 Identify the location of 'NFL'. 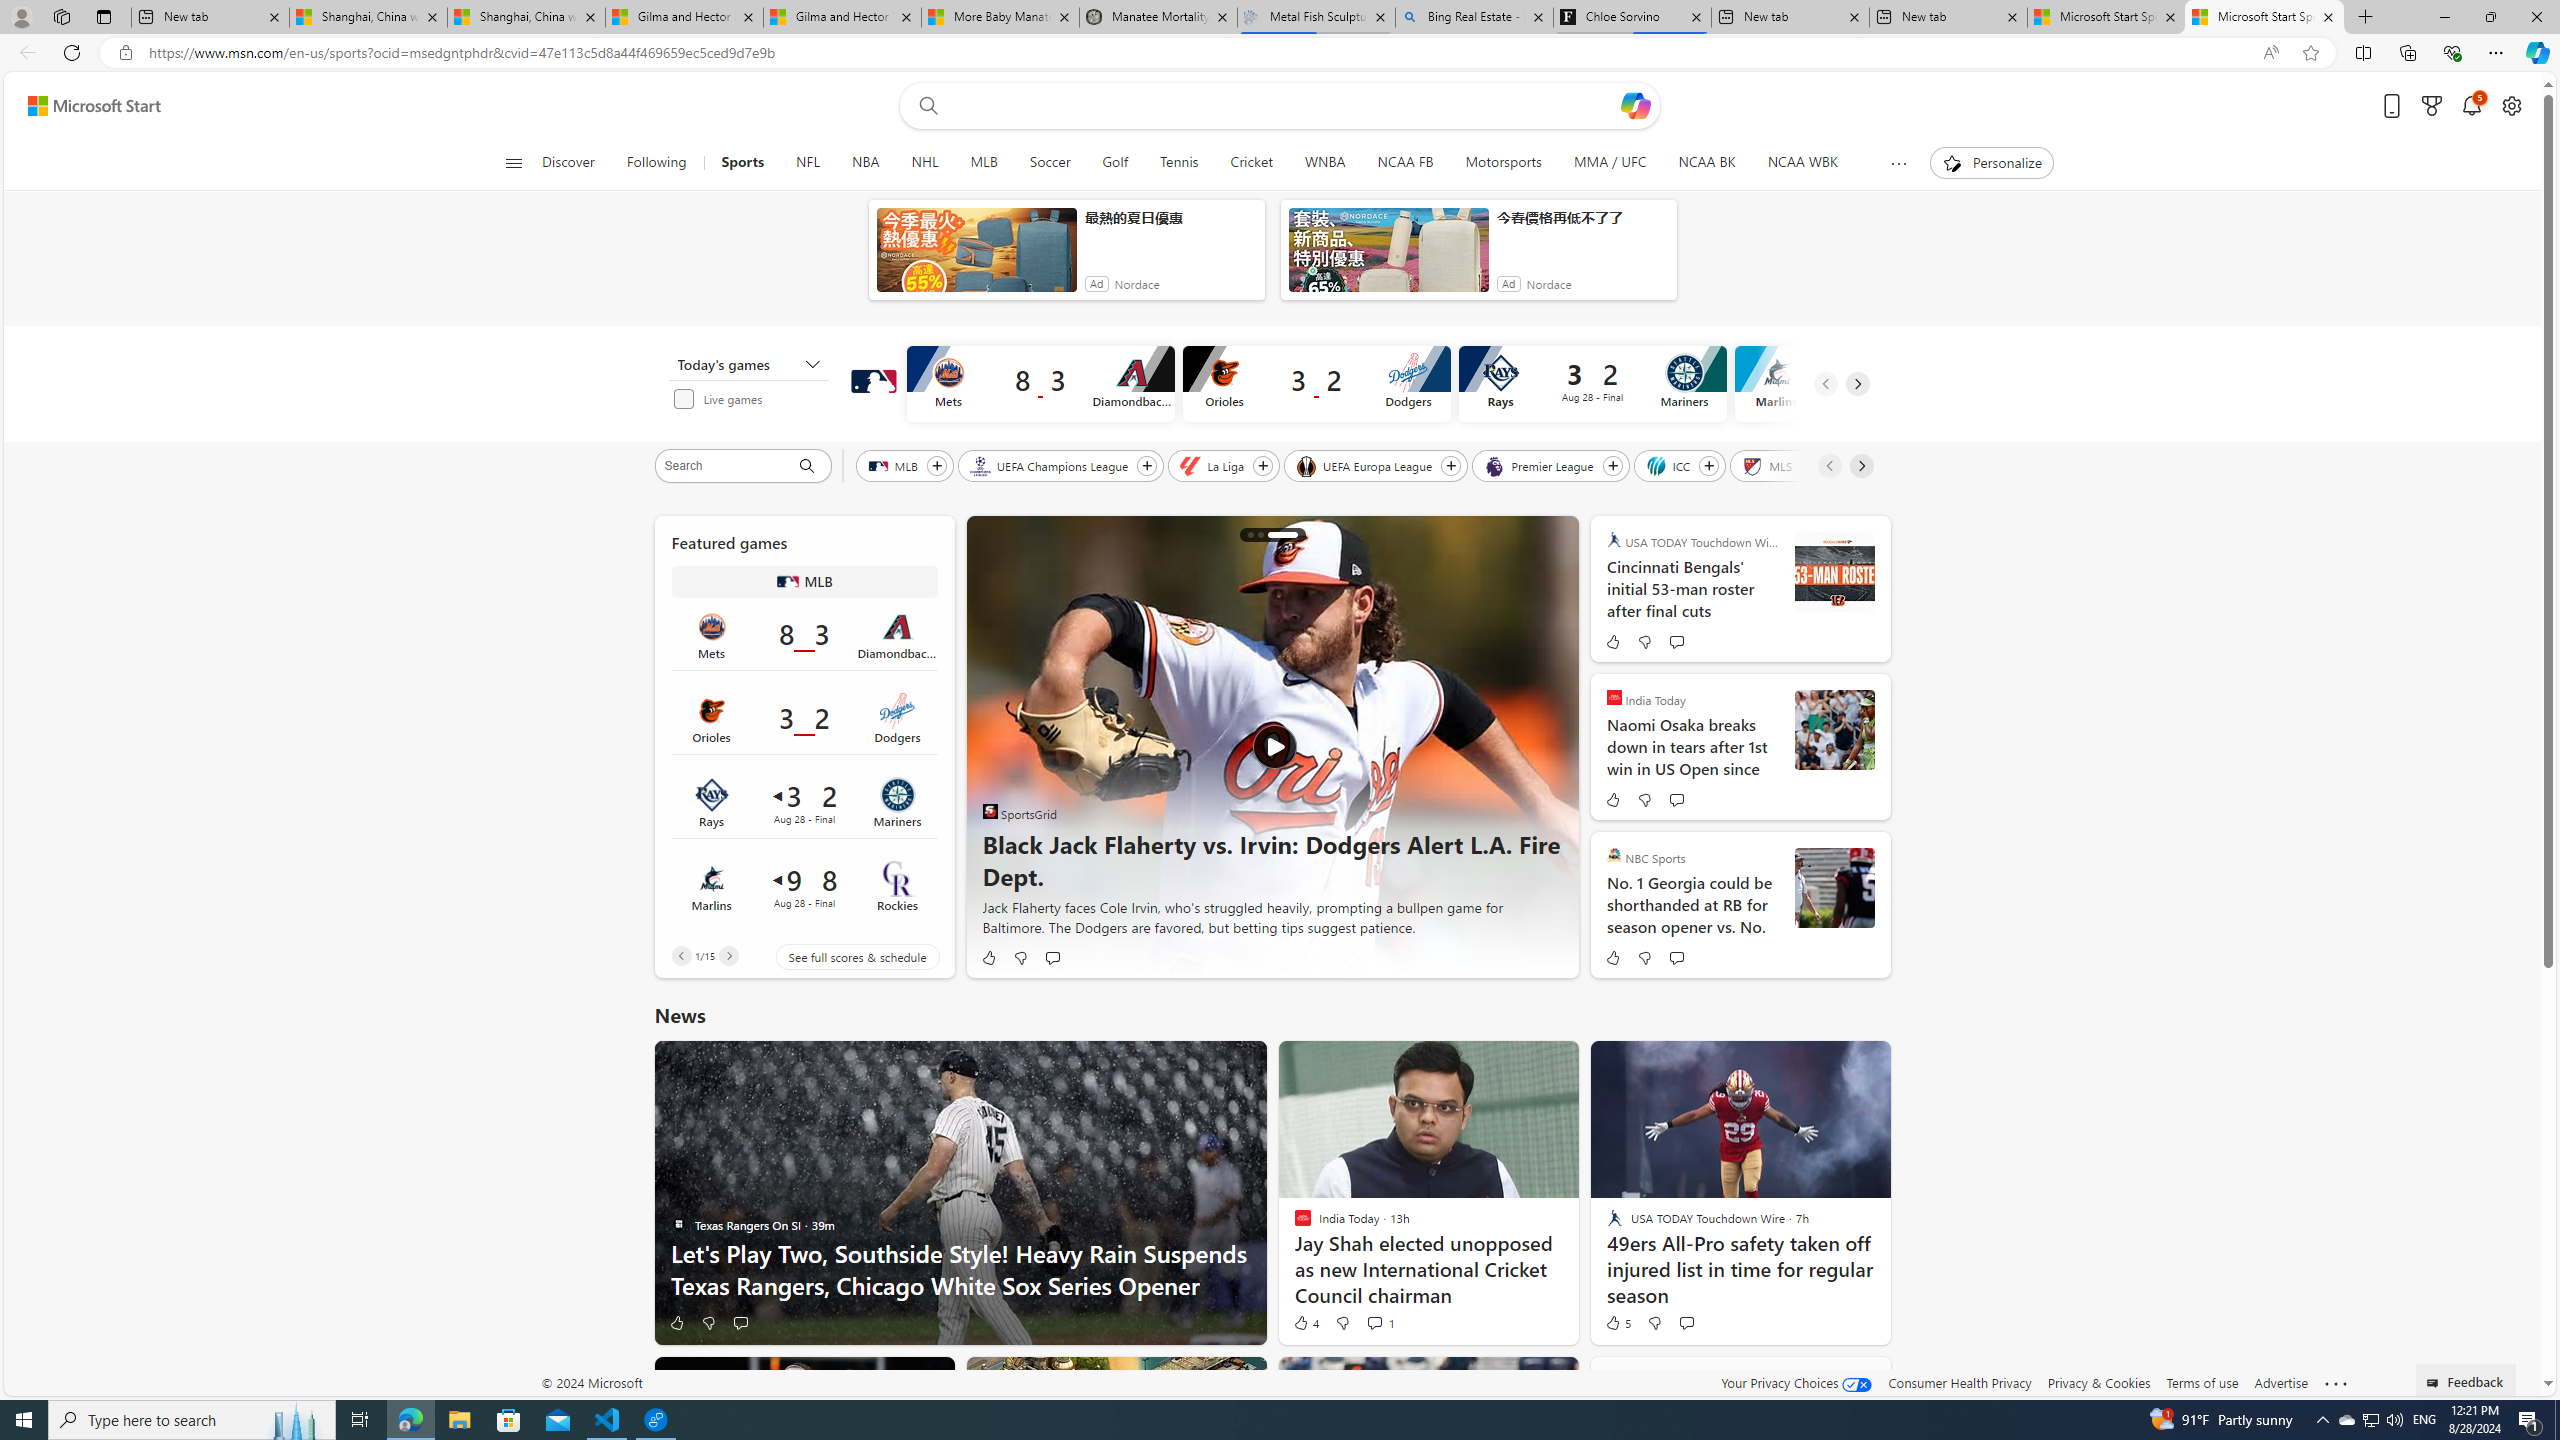
(807, 162).